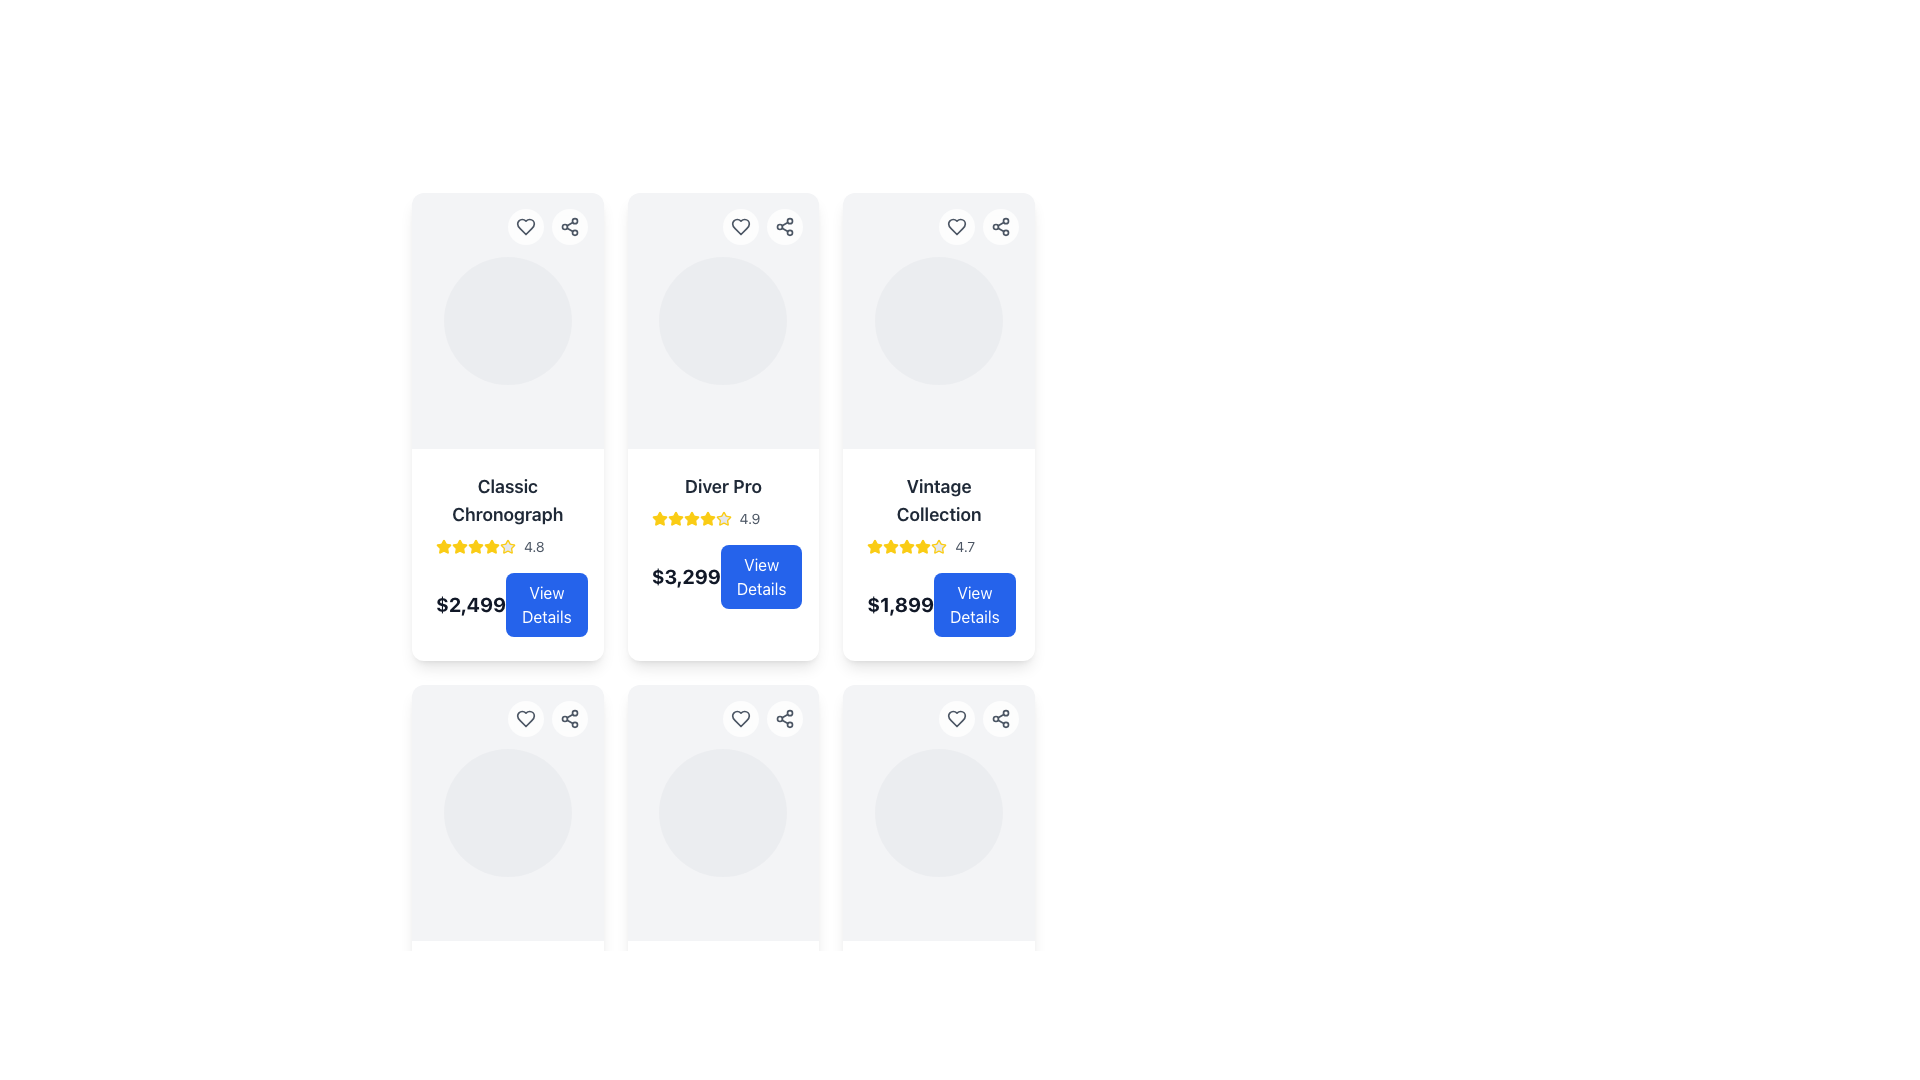  I want to click on the circular gray placeholder in the 'Diver Pro' card, which is animated to pulse and represents a loading or empty state, so click(722, 319).